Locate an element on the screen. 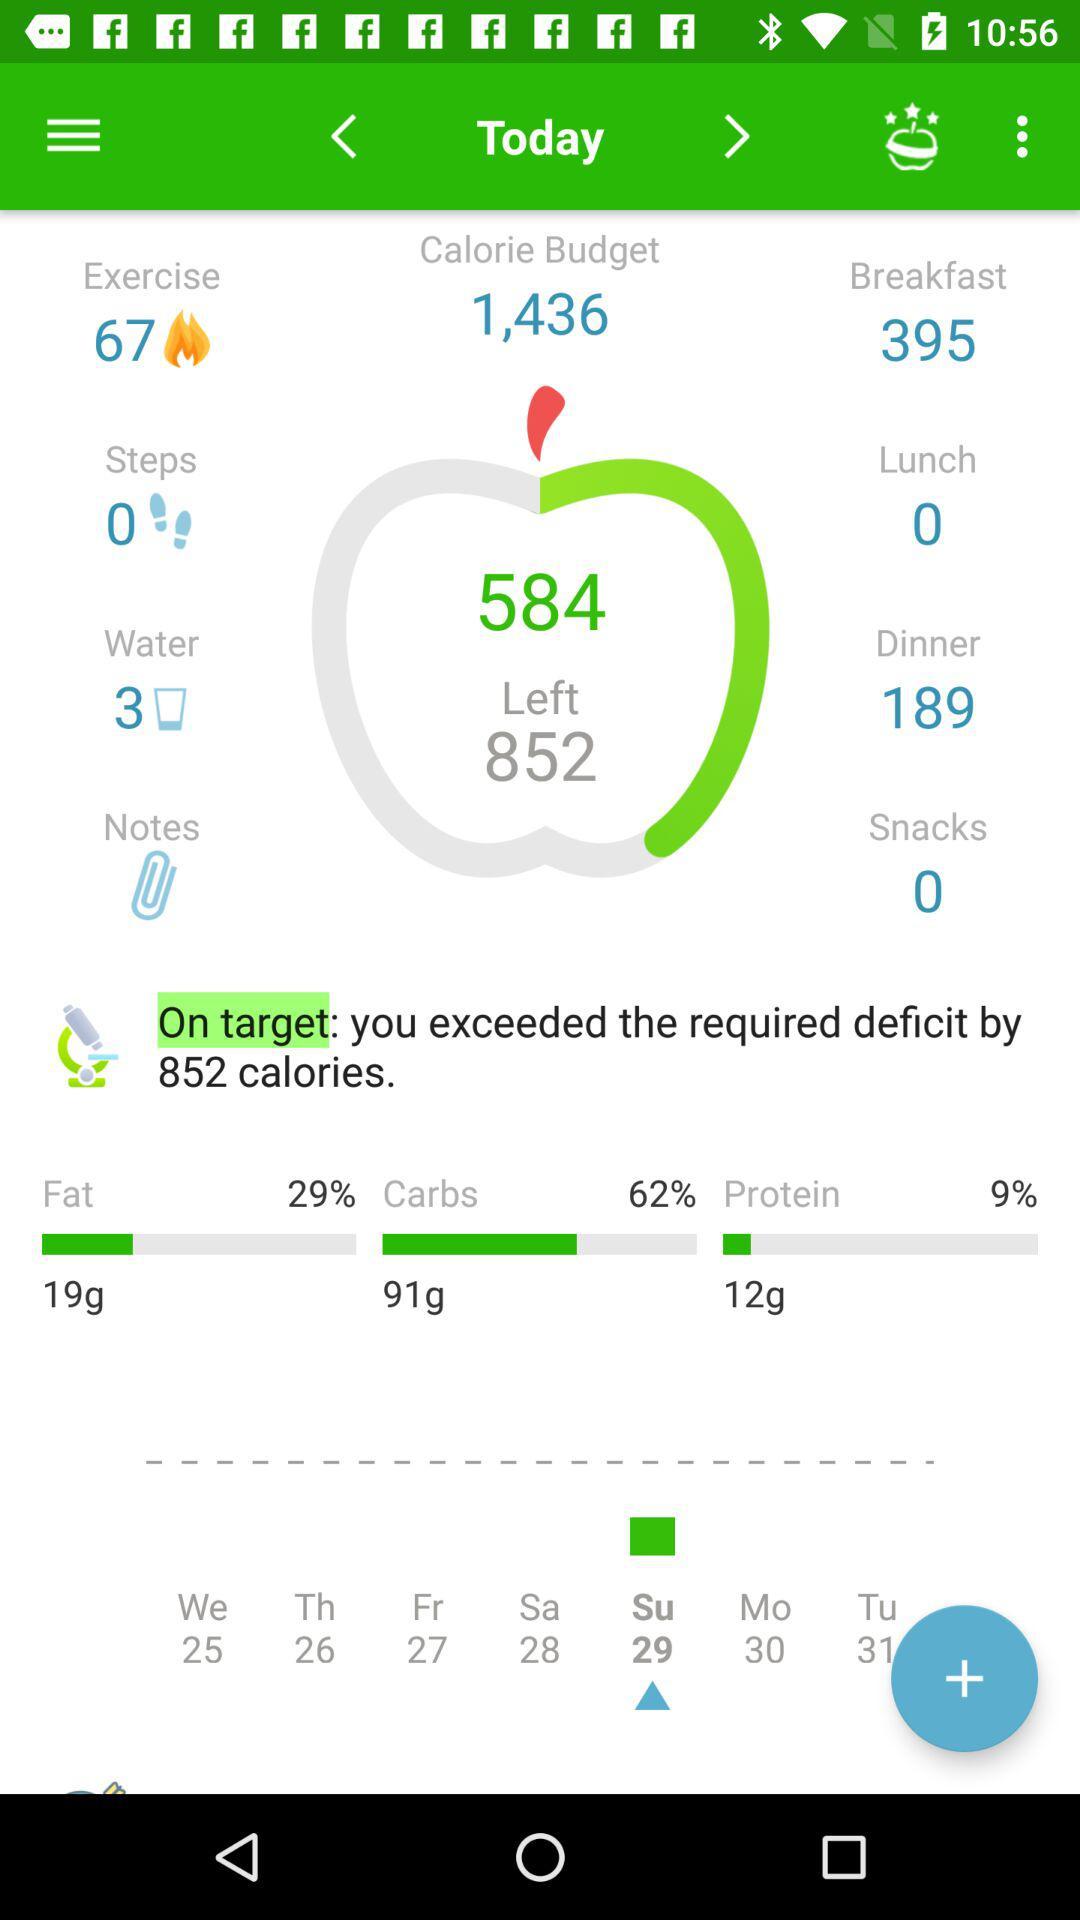 This screenshot has height=1920, width=1080. arrow symbol to the right side of today is located at coordinates (737, 135).